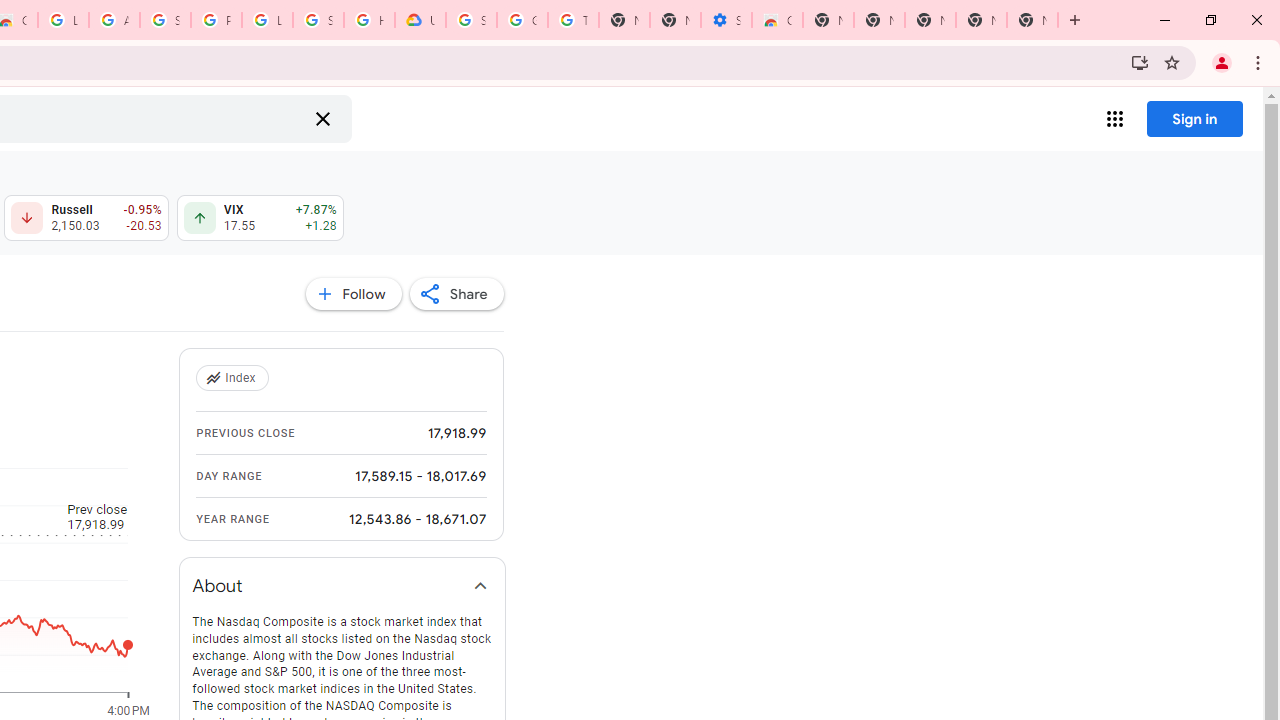  What do you see at coordinates (455, 294) in the screenshot?
I see `'Share'` at bounding box center [455, 294].